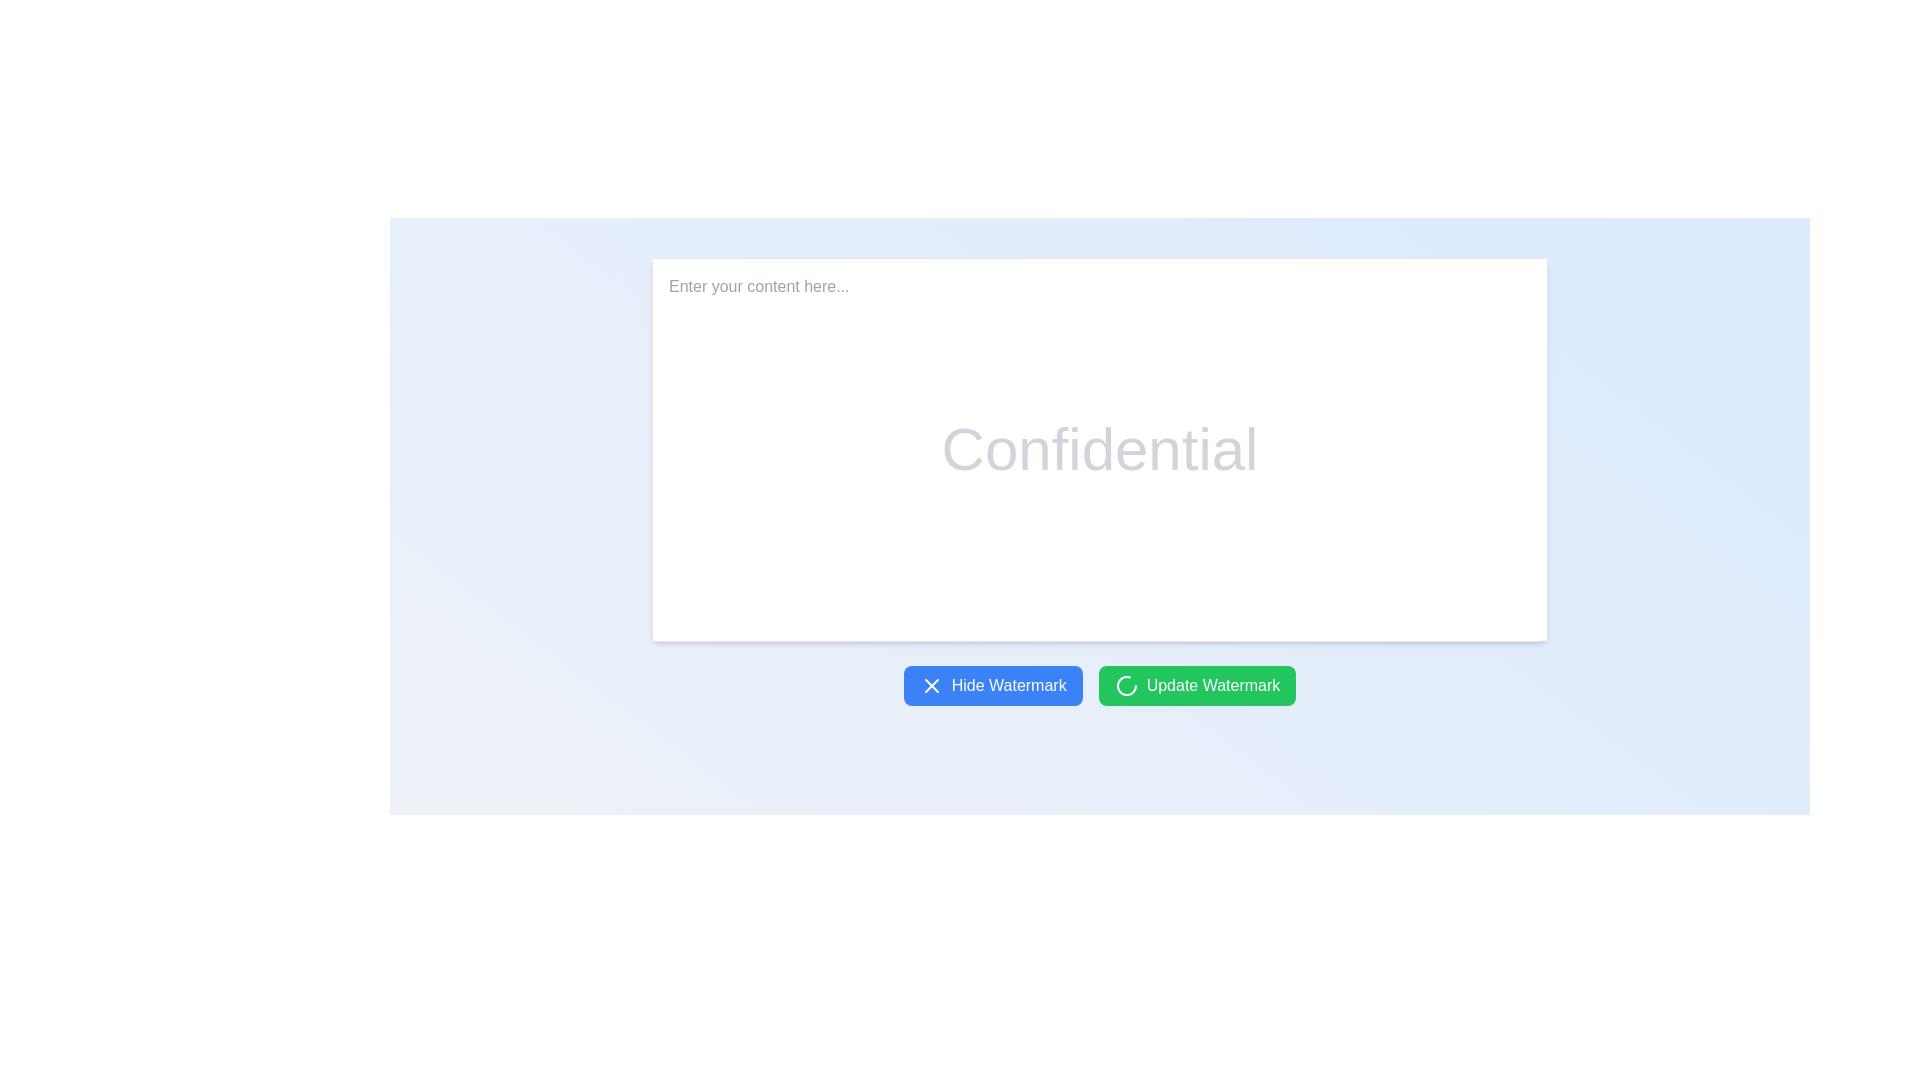 The height and width of the screenshot is (1080, 1920). I want to click on the green button labeled 'Update Watermark' with a circular arrow icon, so click(1197, 685).